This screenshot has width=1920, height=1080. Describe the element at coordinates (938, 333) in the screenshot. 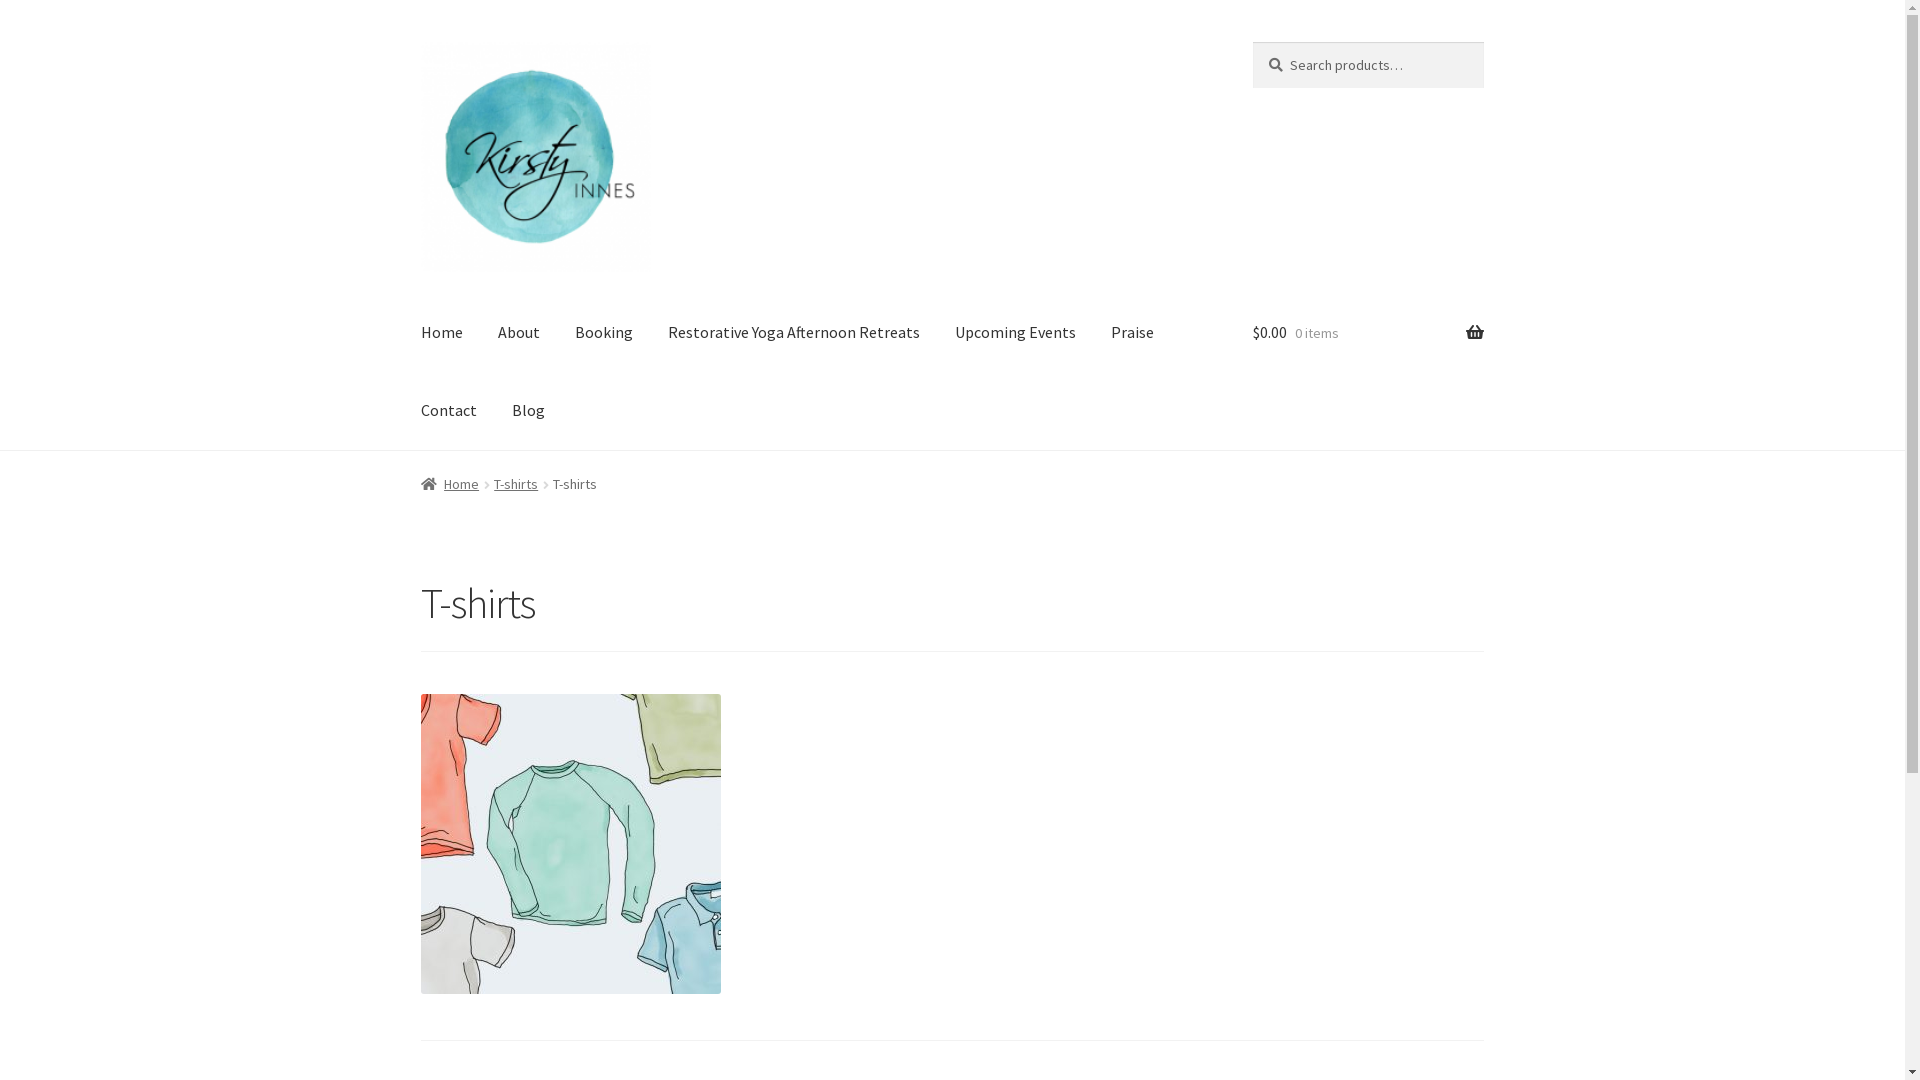

I see `'Upcoming Events'` at that location.